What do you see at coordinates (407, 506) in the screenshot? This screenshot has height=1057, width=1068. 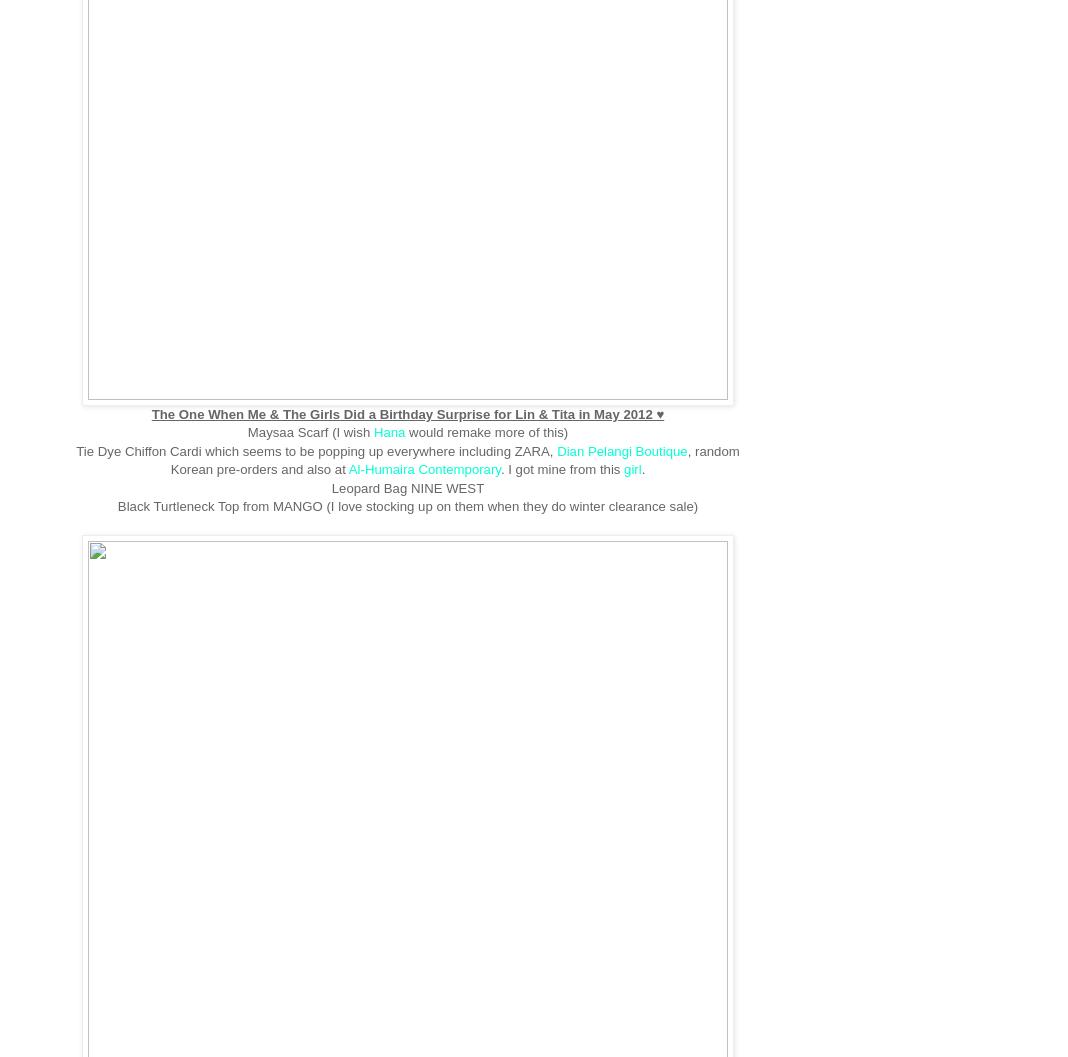 I see `'Black Turtleneck Top from MANGO (I love stocking up on them when they do winter clearance sale)'` at bounding box center [407, 506].